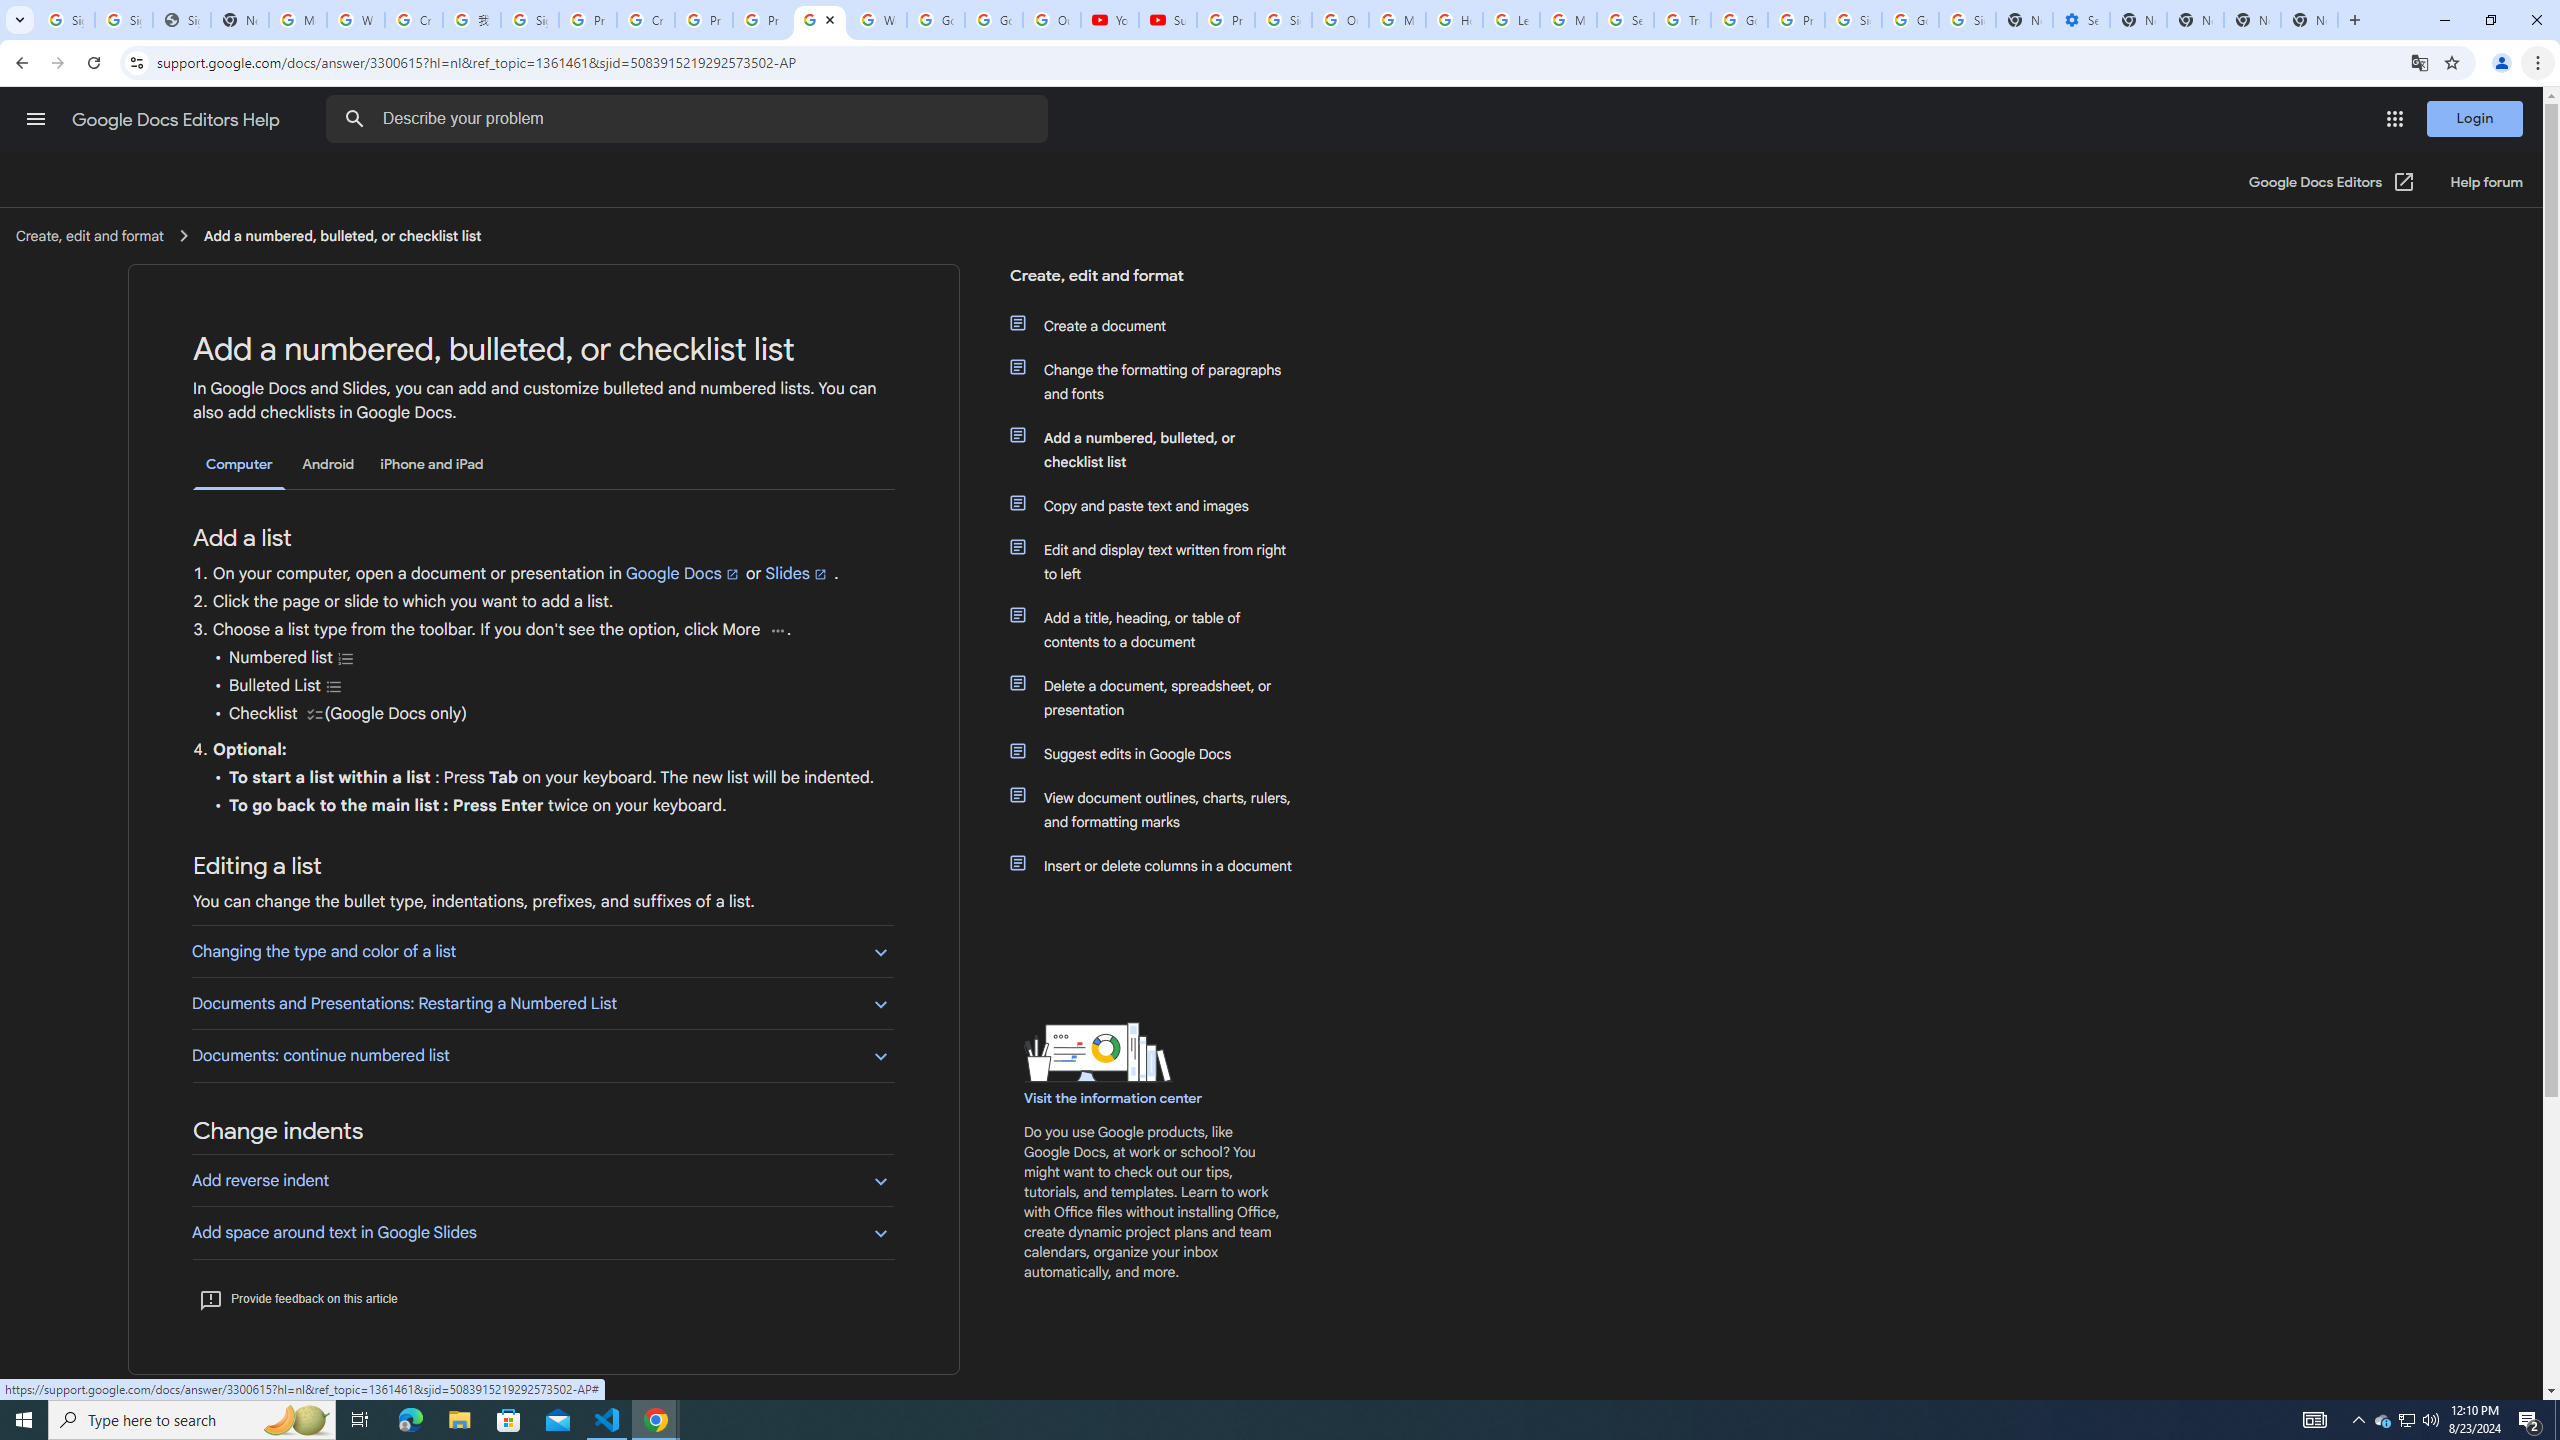 The height and width of the screenshot is (1440, 2560). I want to click on 'Create your Google Account', so click(645, 19).